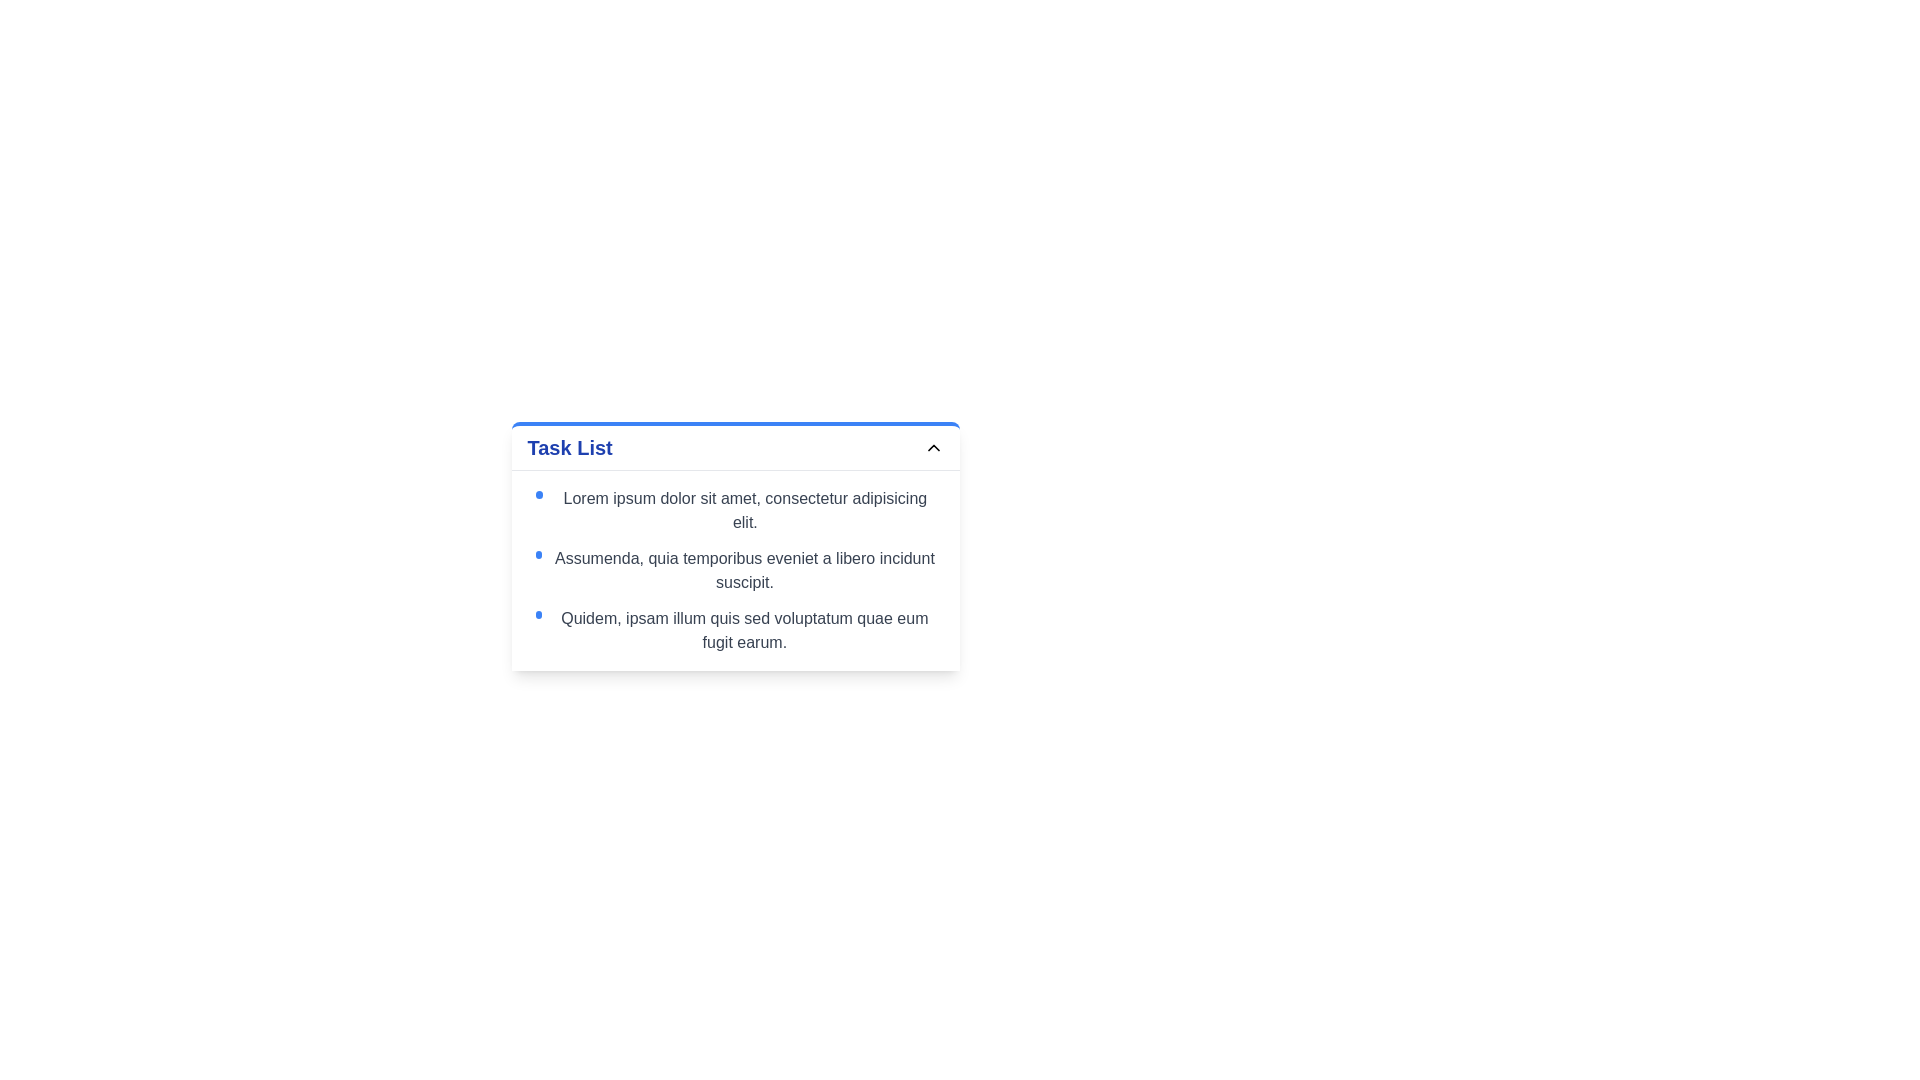 The height and width of the screenshot is (1080, 1920). I want to click on the first list item containing the blue circular bullet point and the text 'Lorem ipsum dolor sit amet, consectetur adipisicing elit.', so click(734, 509).